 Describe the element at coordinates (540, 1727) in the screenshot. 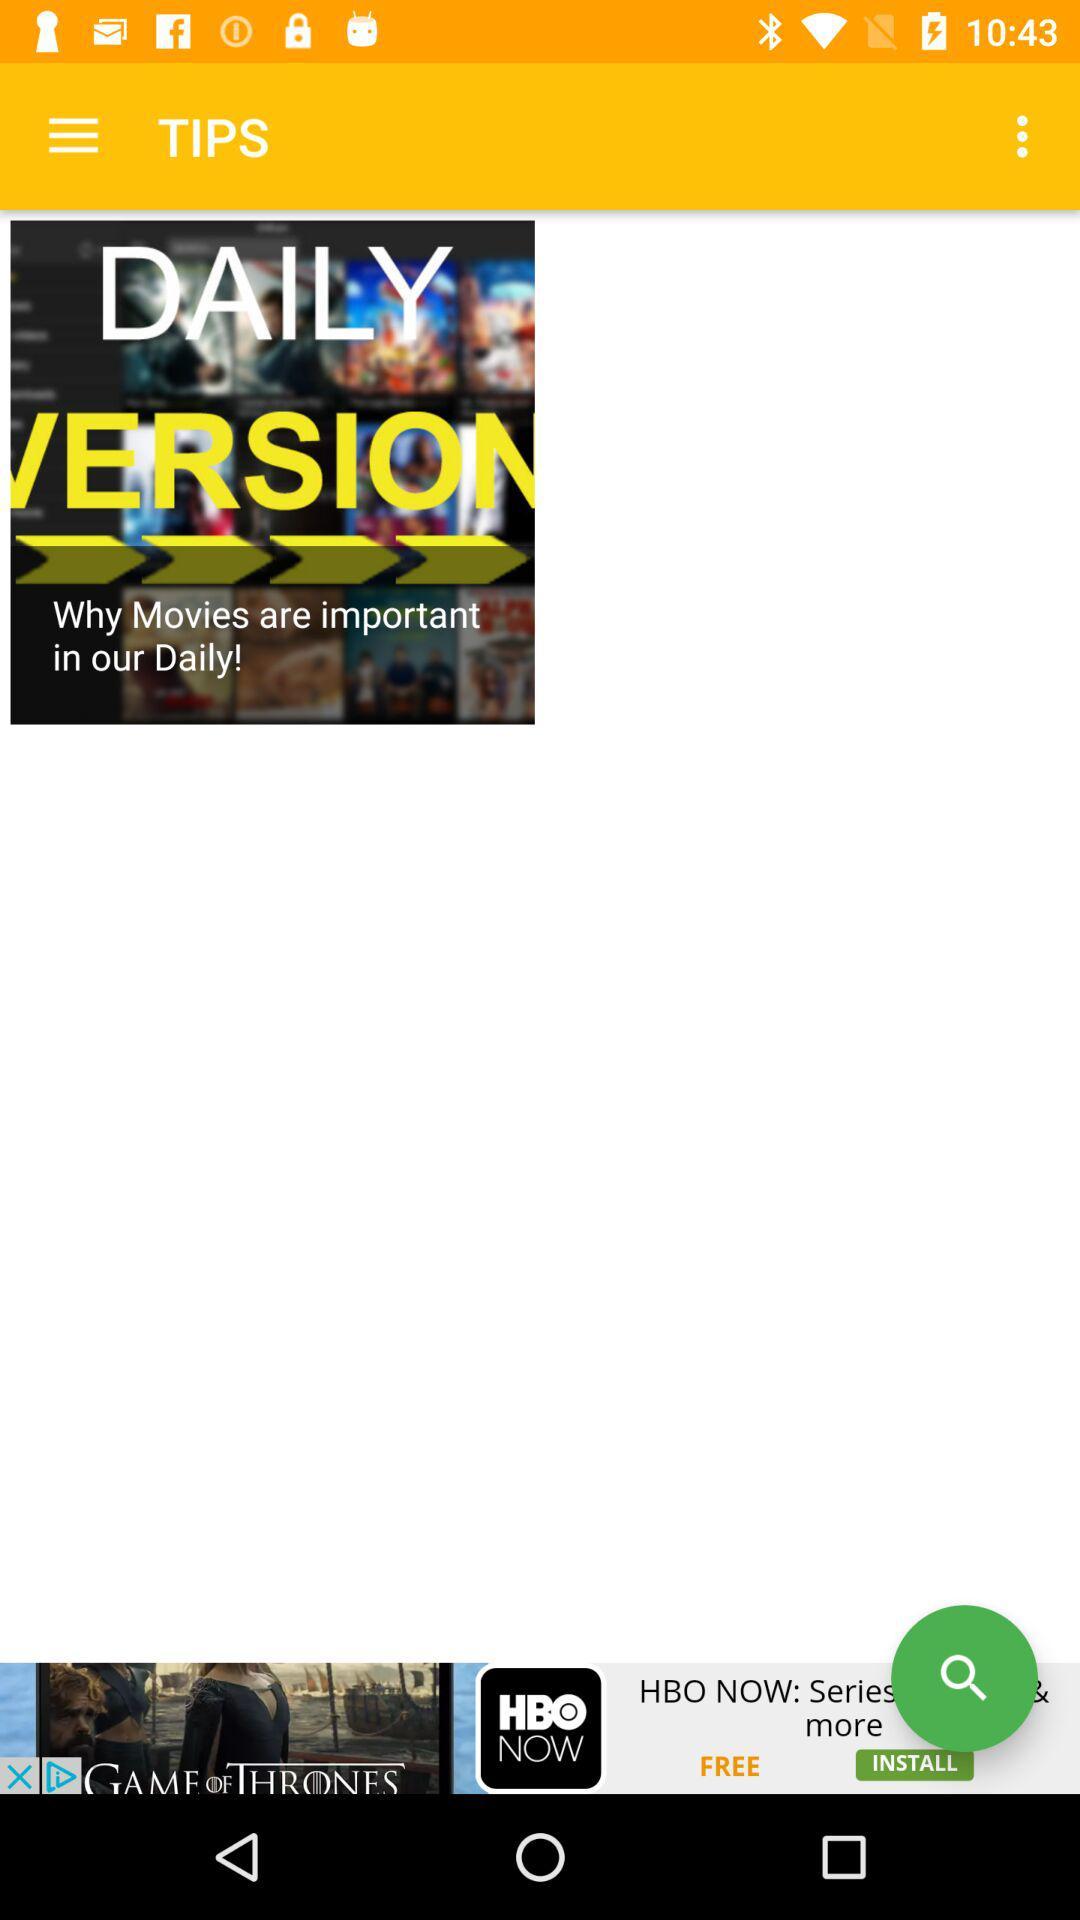

I see `advertisement website` at that location.